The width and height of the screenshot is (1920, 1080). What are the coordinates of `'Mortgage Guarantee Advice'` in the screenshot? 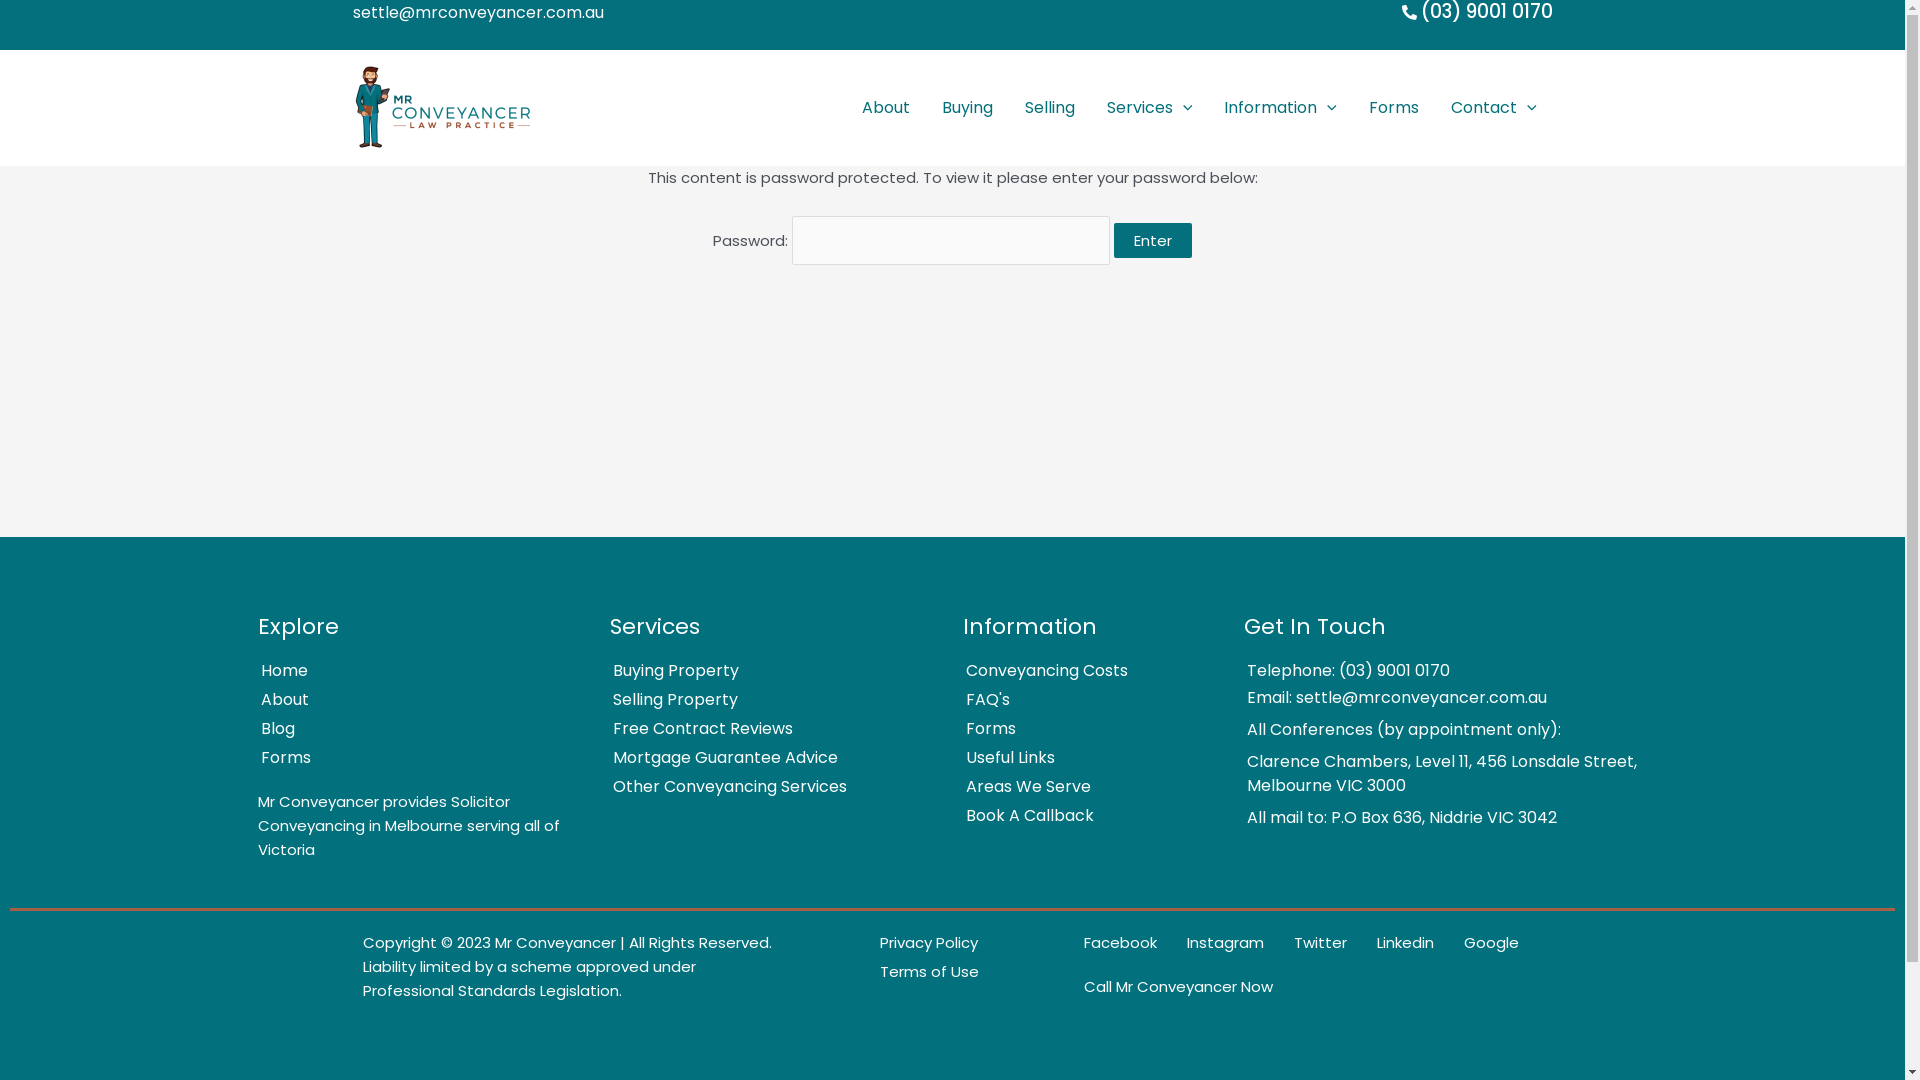 It's located at (763, 758).